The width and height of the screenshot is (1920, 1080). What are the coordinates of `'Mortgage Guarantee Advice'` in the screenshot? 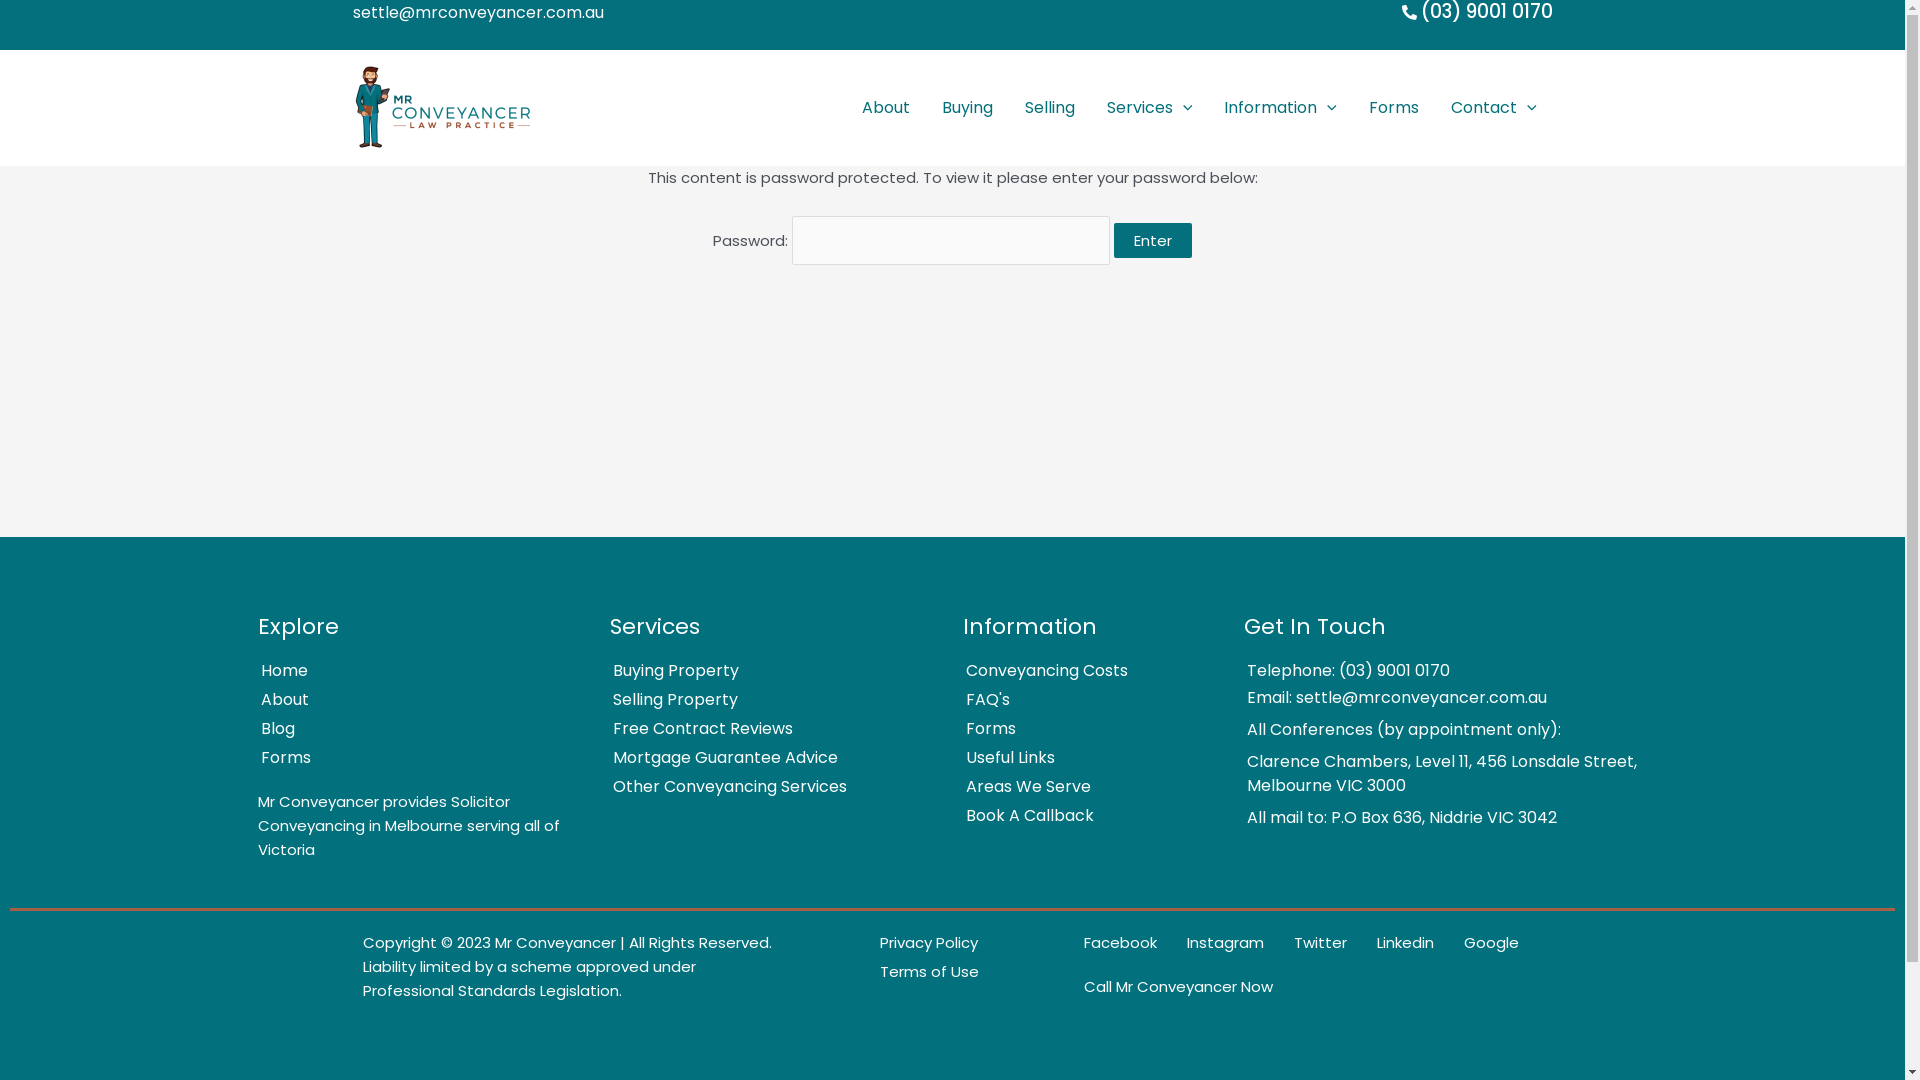 It's located at (763, 758).